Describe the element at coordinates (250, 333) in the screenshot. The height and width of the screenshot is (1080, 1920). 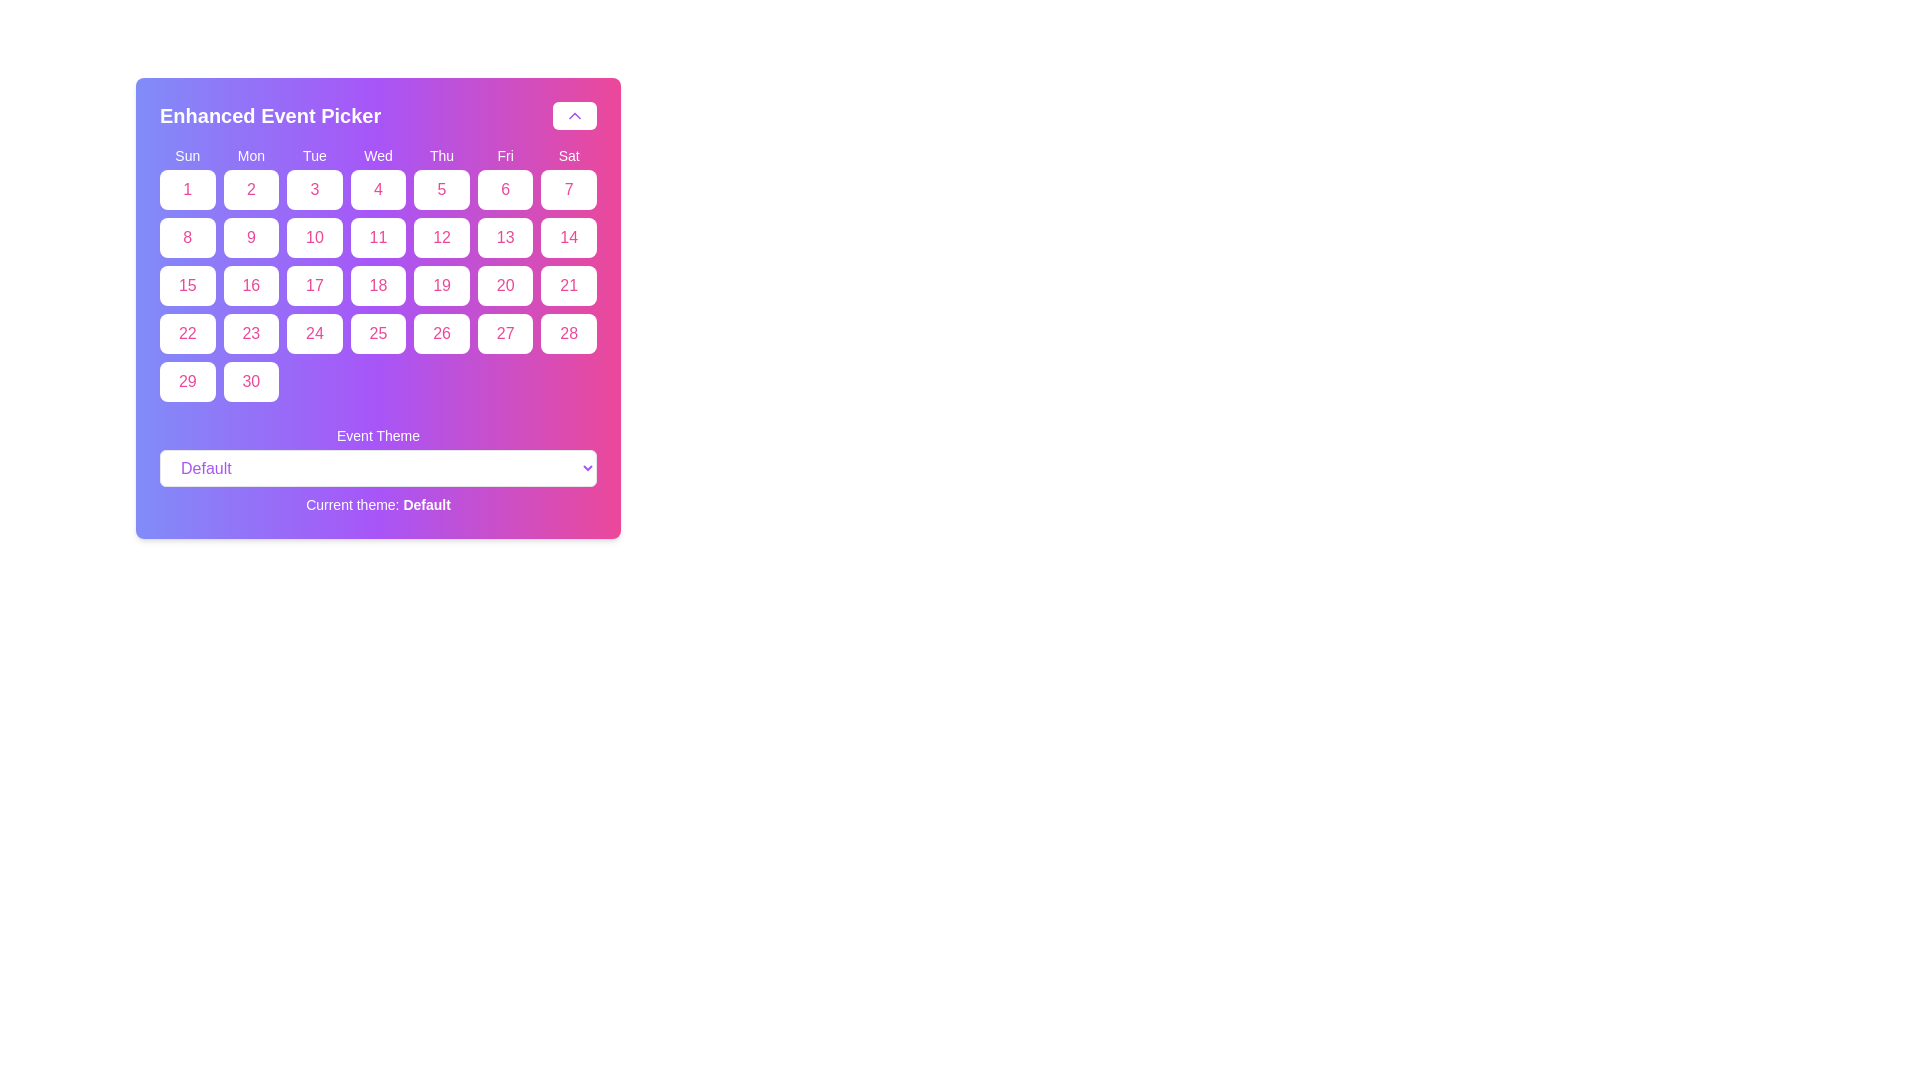
I see `the button labeled '23' which is a rounded rectangle with a white background and pink text, located in the fourth row and second column of the grid layout in the lower half of the calendar component` at that location.